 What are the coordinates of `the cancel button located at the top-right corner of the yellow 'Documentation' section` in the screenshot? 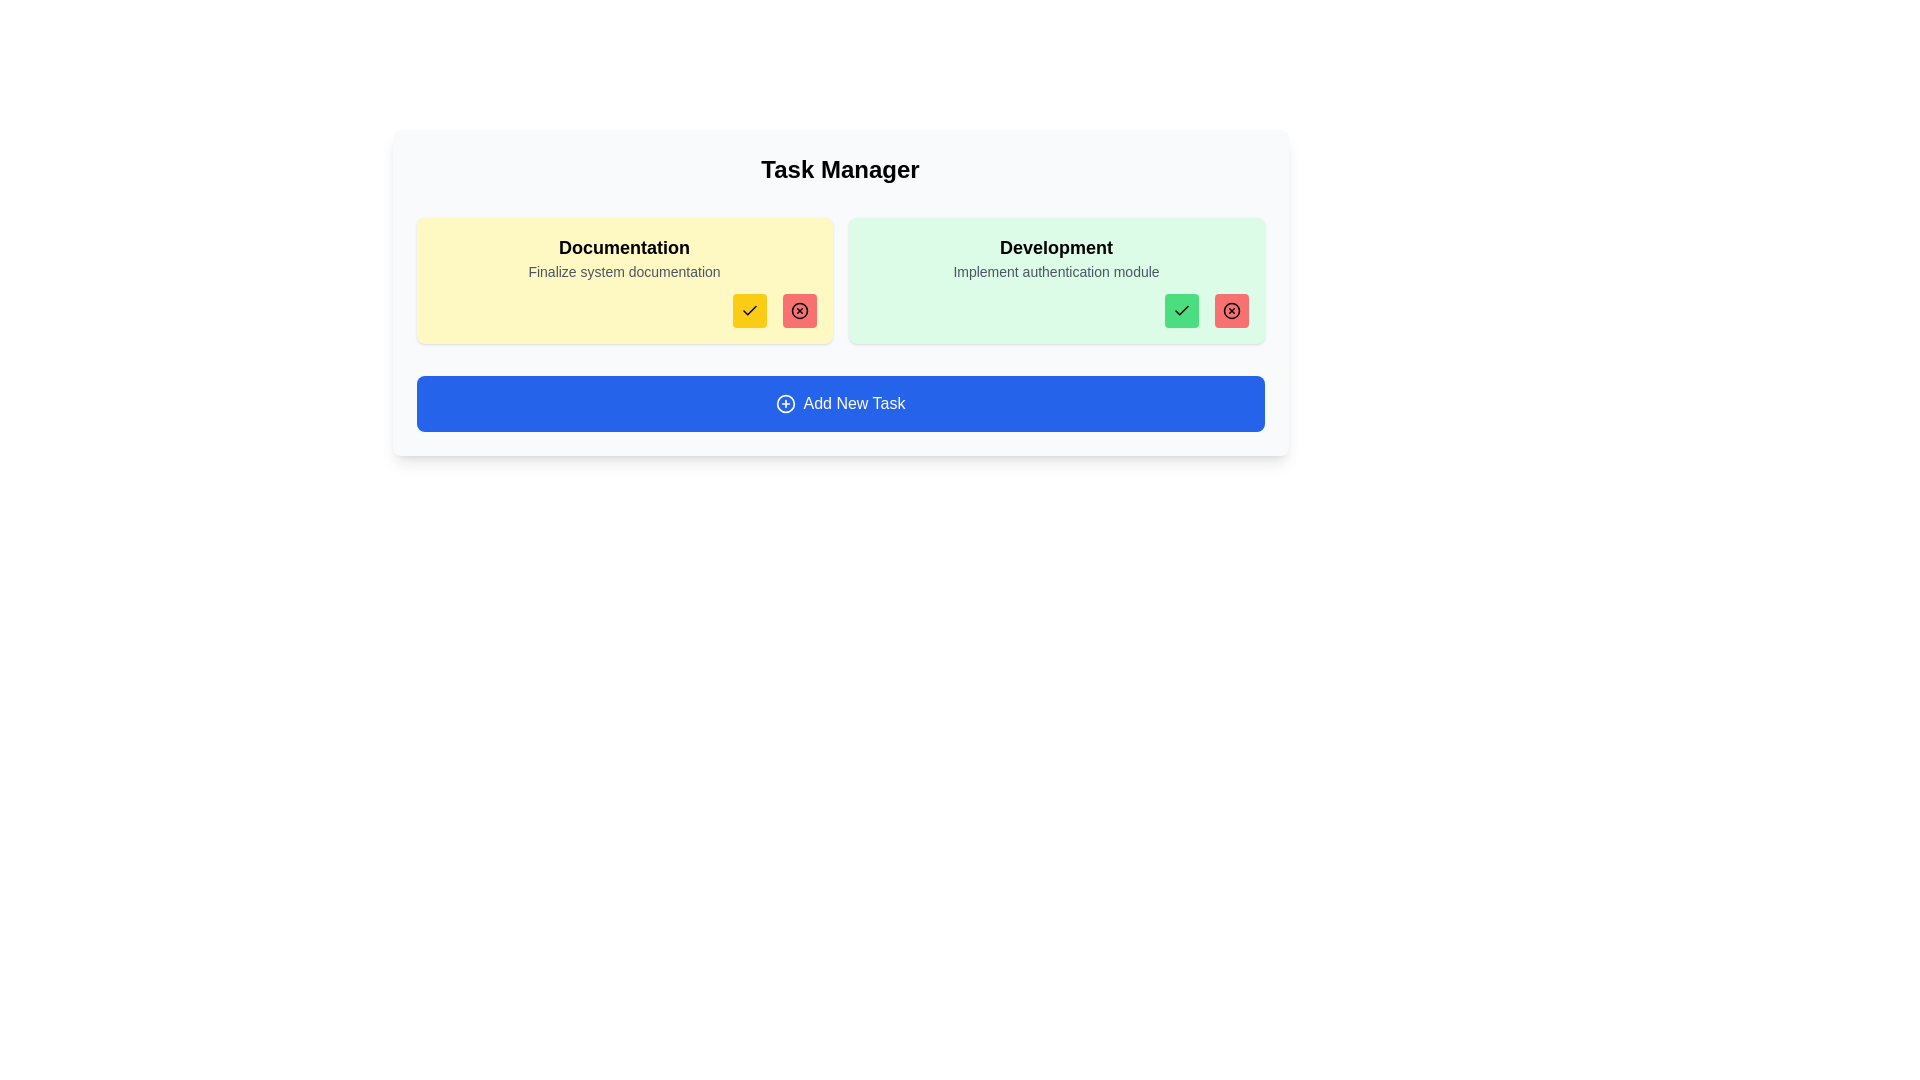 It's located at (798, 311).